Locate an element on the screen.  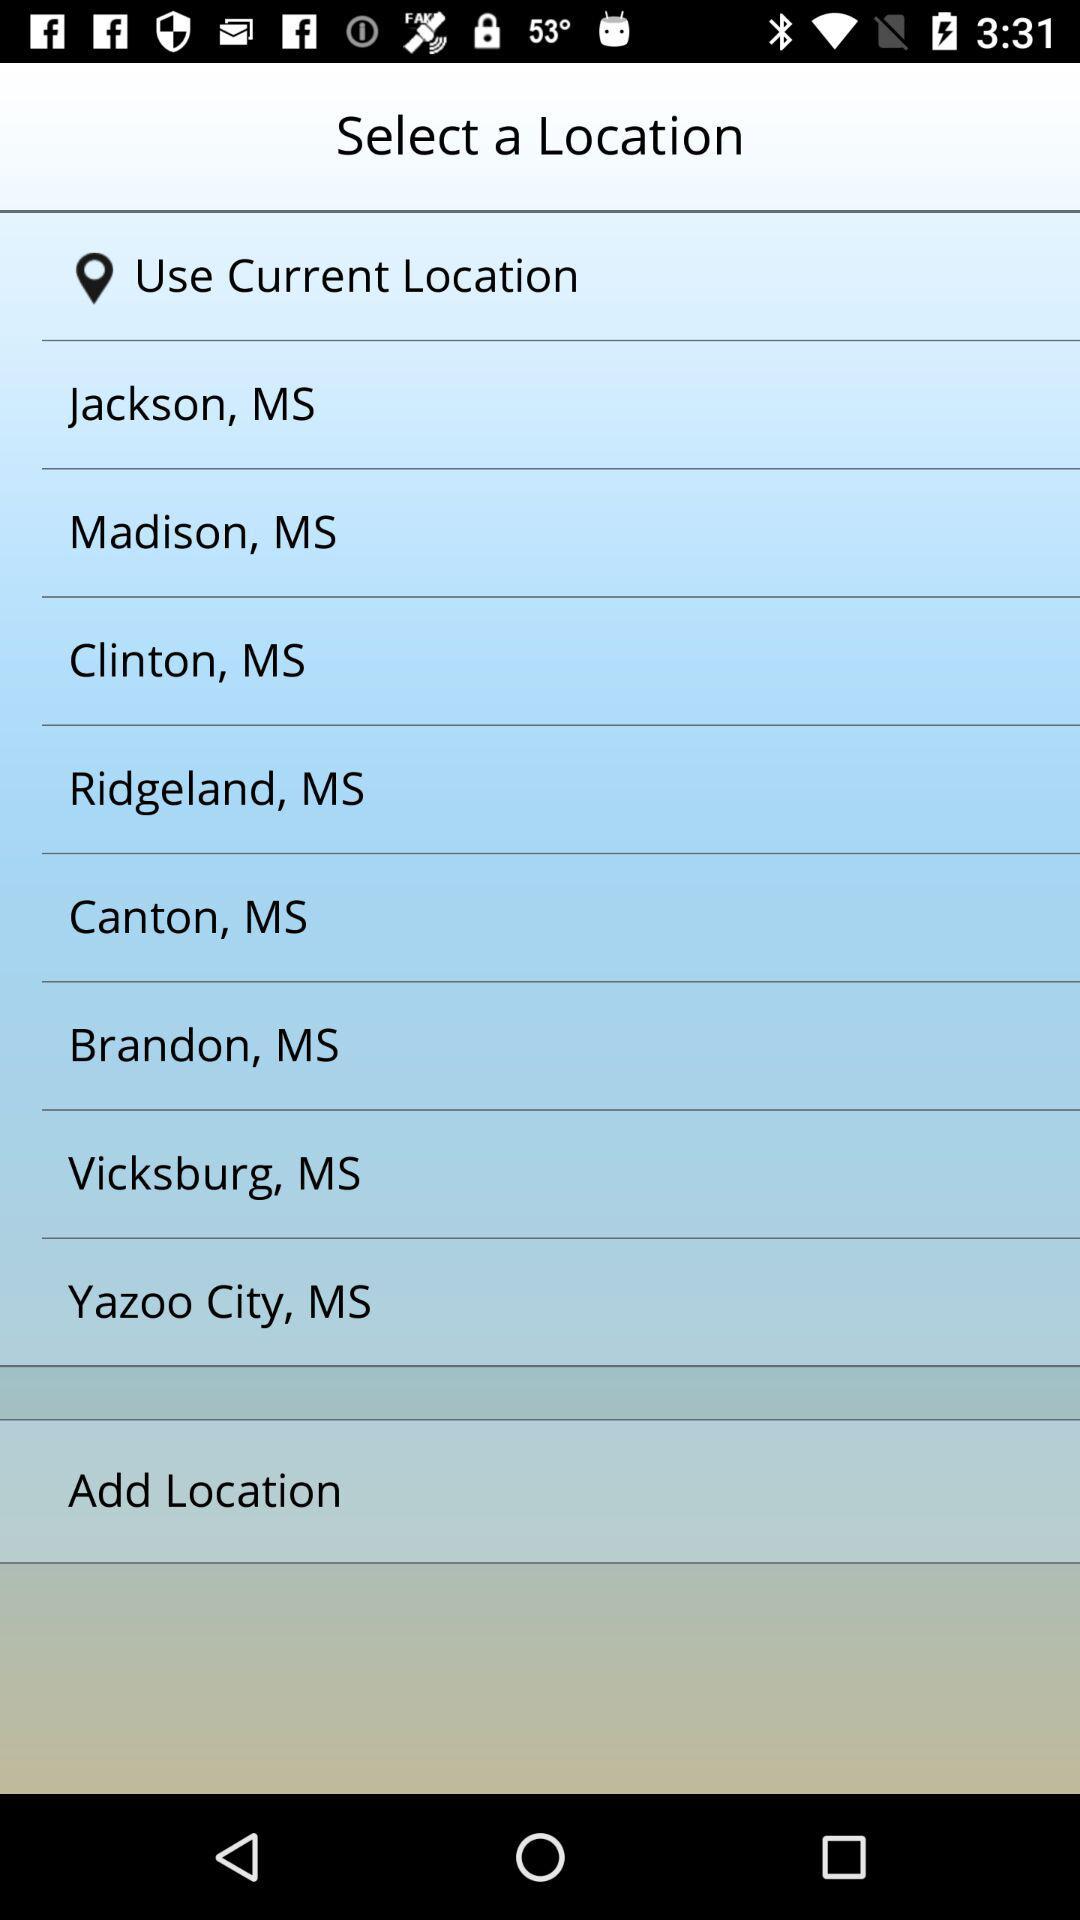
the text which is below the jackson ms is located at coordinates (514, 532).